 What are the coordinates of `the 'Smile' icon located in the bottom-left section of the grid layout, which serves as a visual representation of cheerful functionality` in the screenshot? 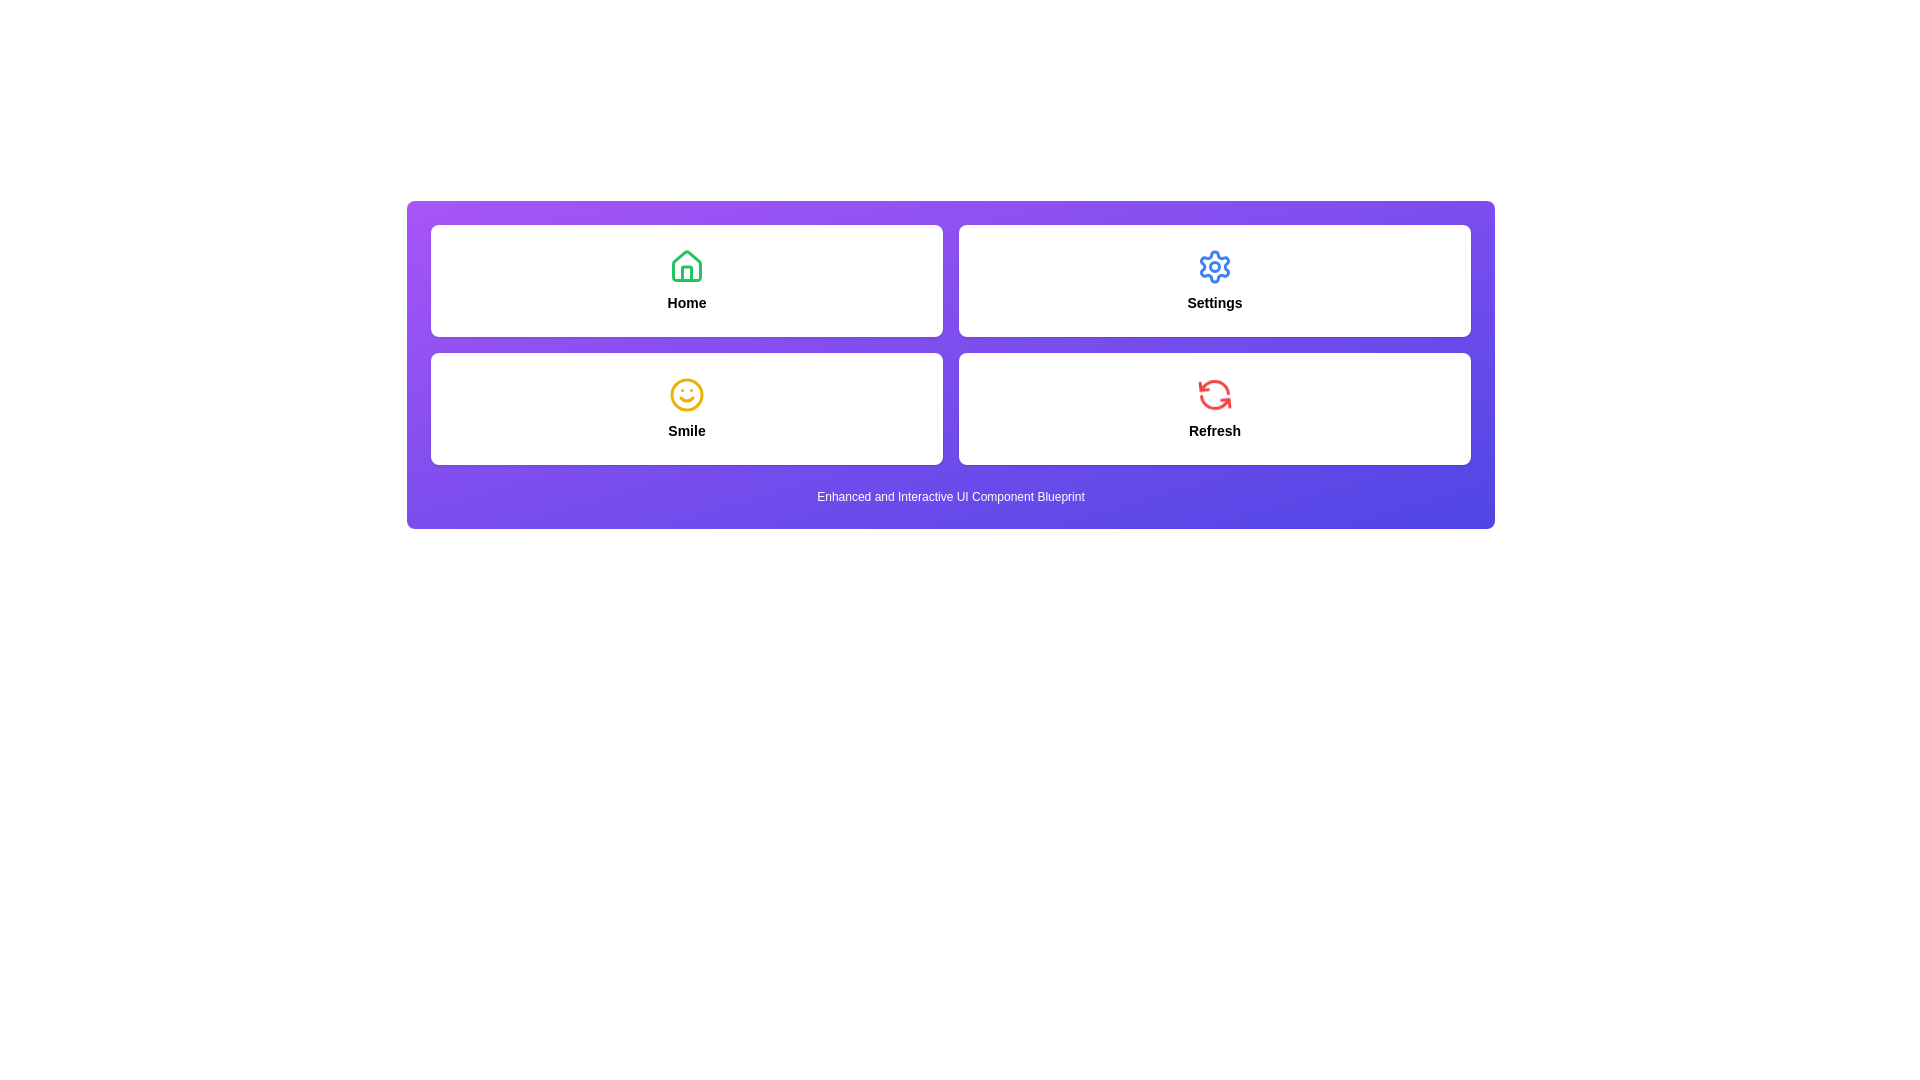 It's located at (686, 394).